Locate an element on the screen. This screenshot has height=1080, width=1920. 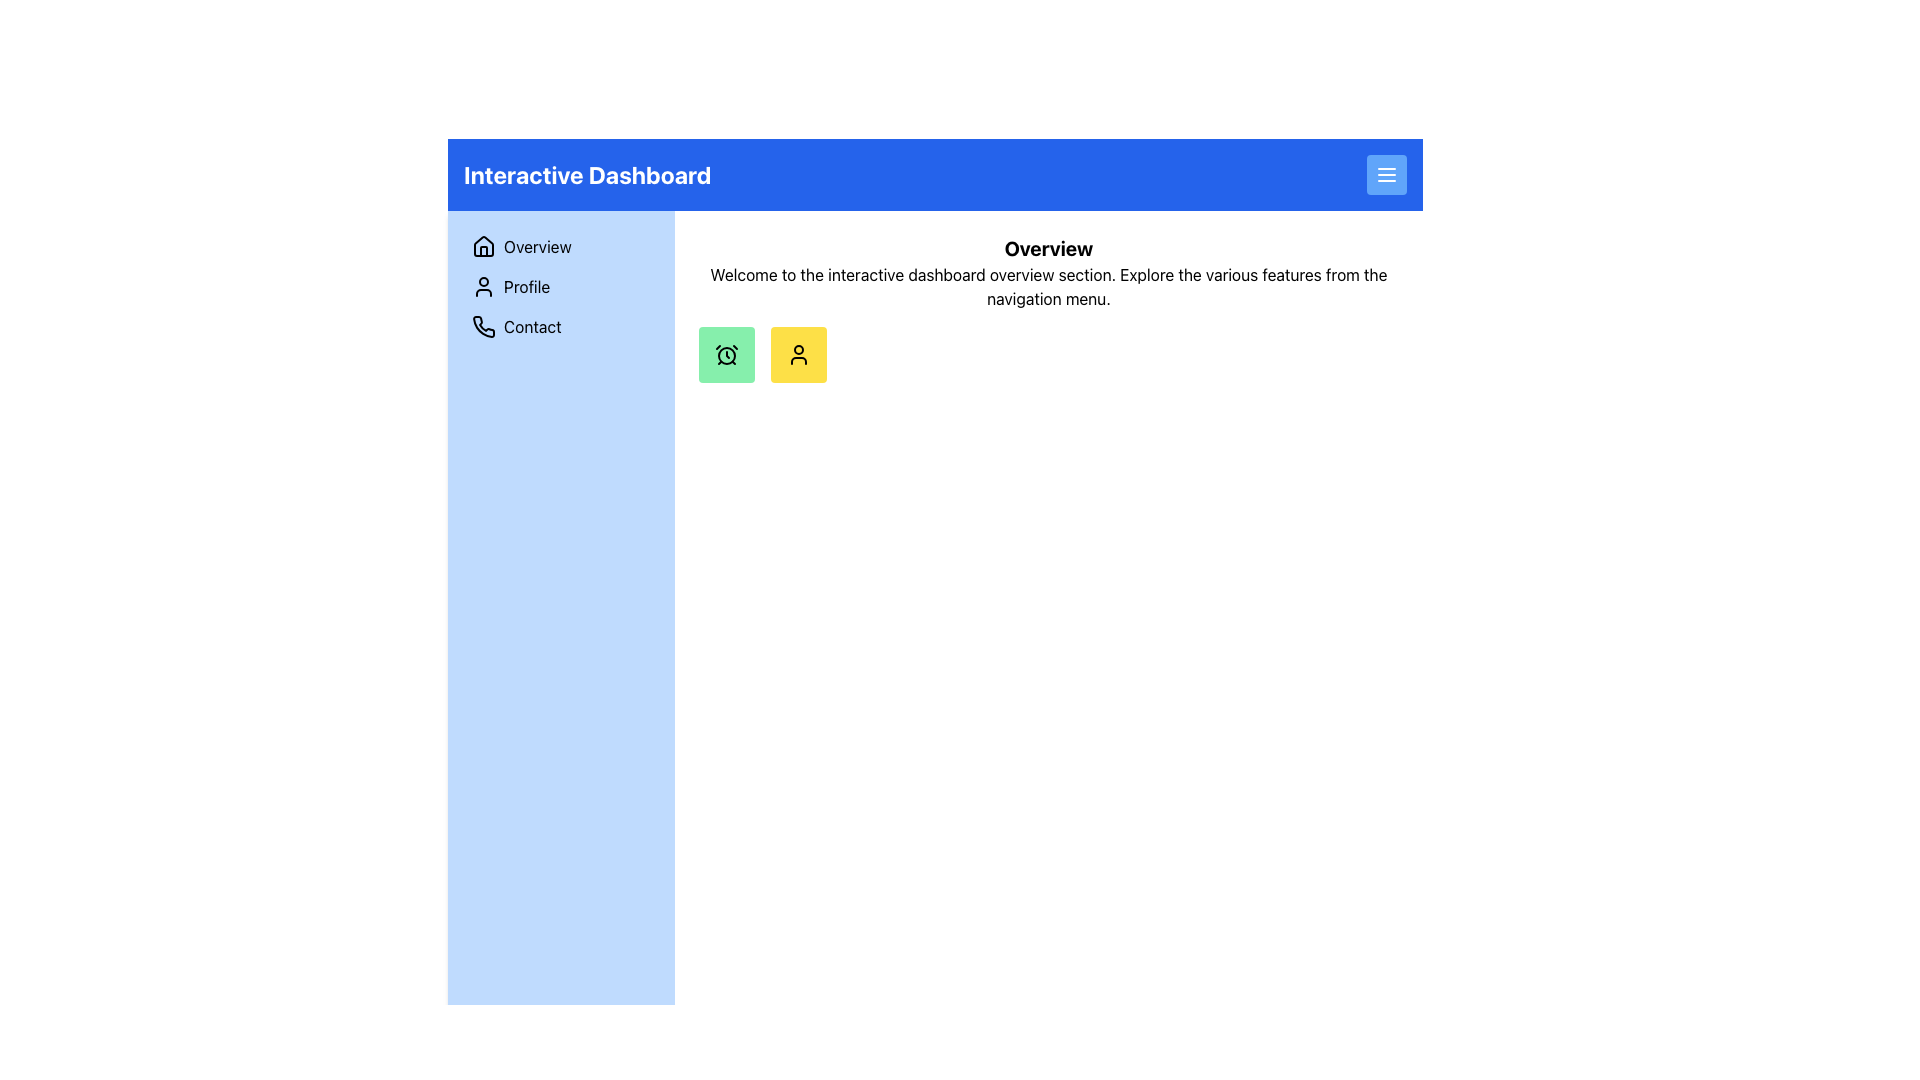
the central SVG Circle of the alarm clock icon, which is located within the green button on the leftmost side of the two adjacent square buttons below the header is located at coordinates (725, 354).